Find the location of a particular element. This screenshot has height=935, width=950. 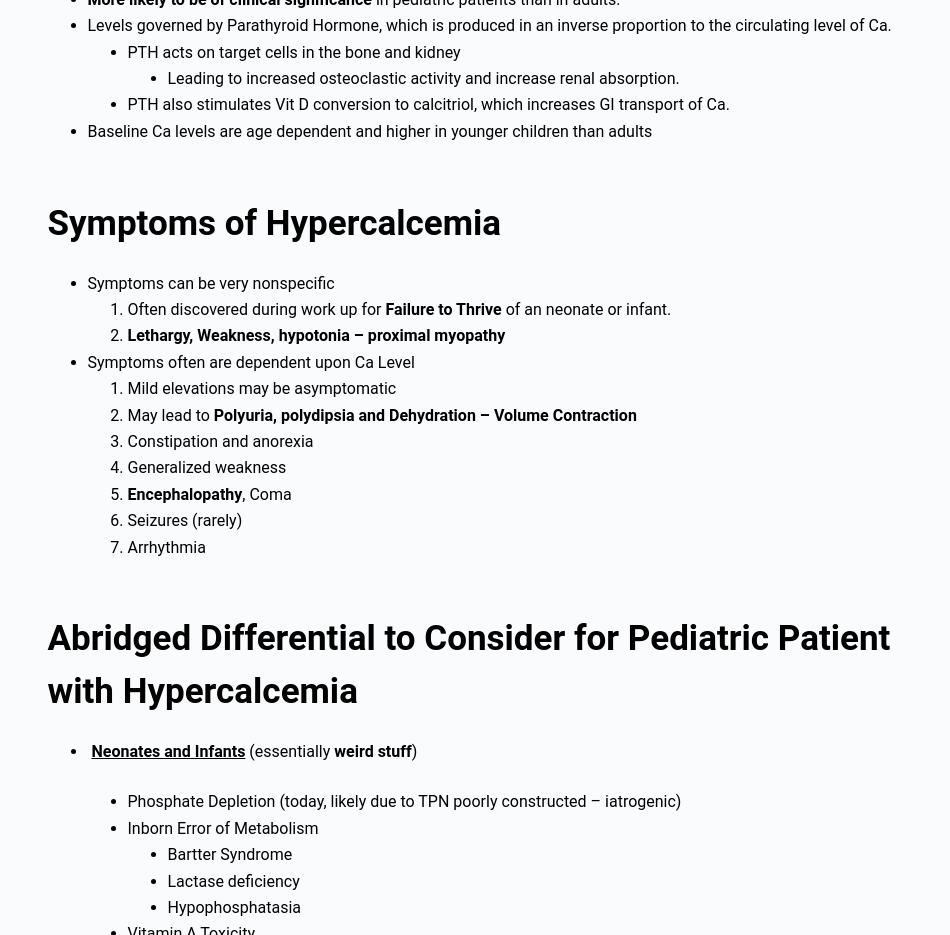

'#FOAMed Medical Education Resources by' is located at coordinates (47, 715).